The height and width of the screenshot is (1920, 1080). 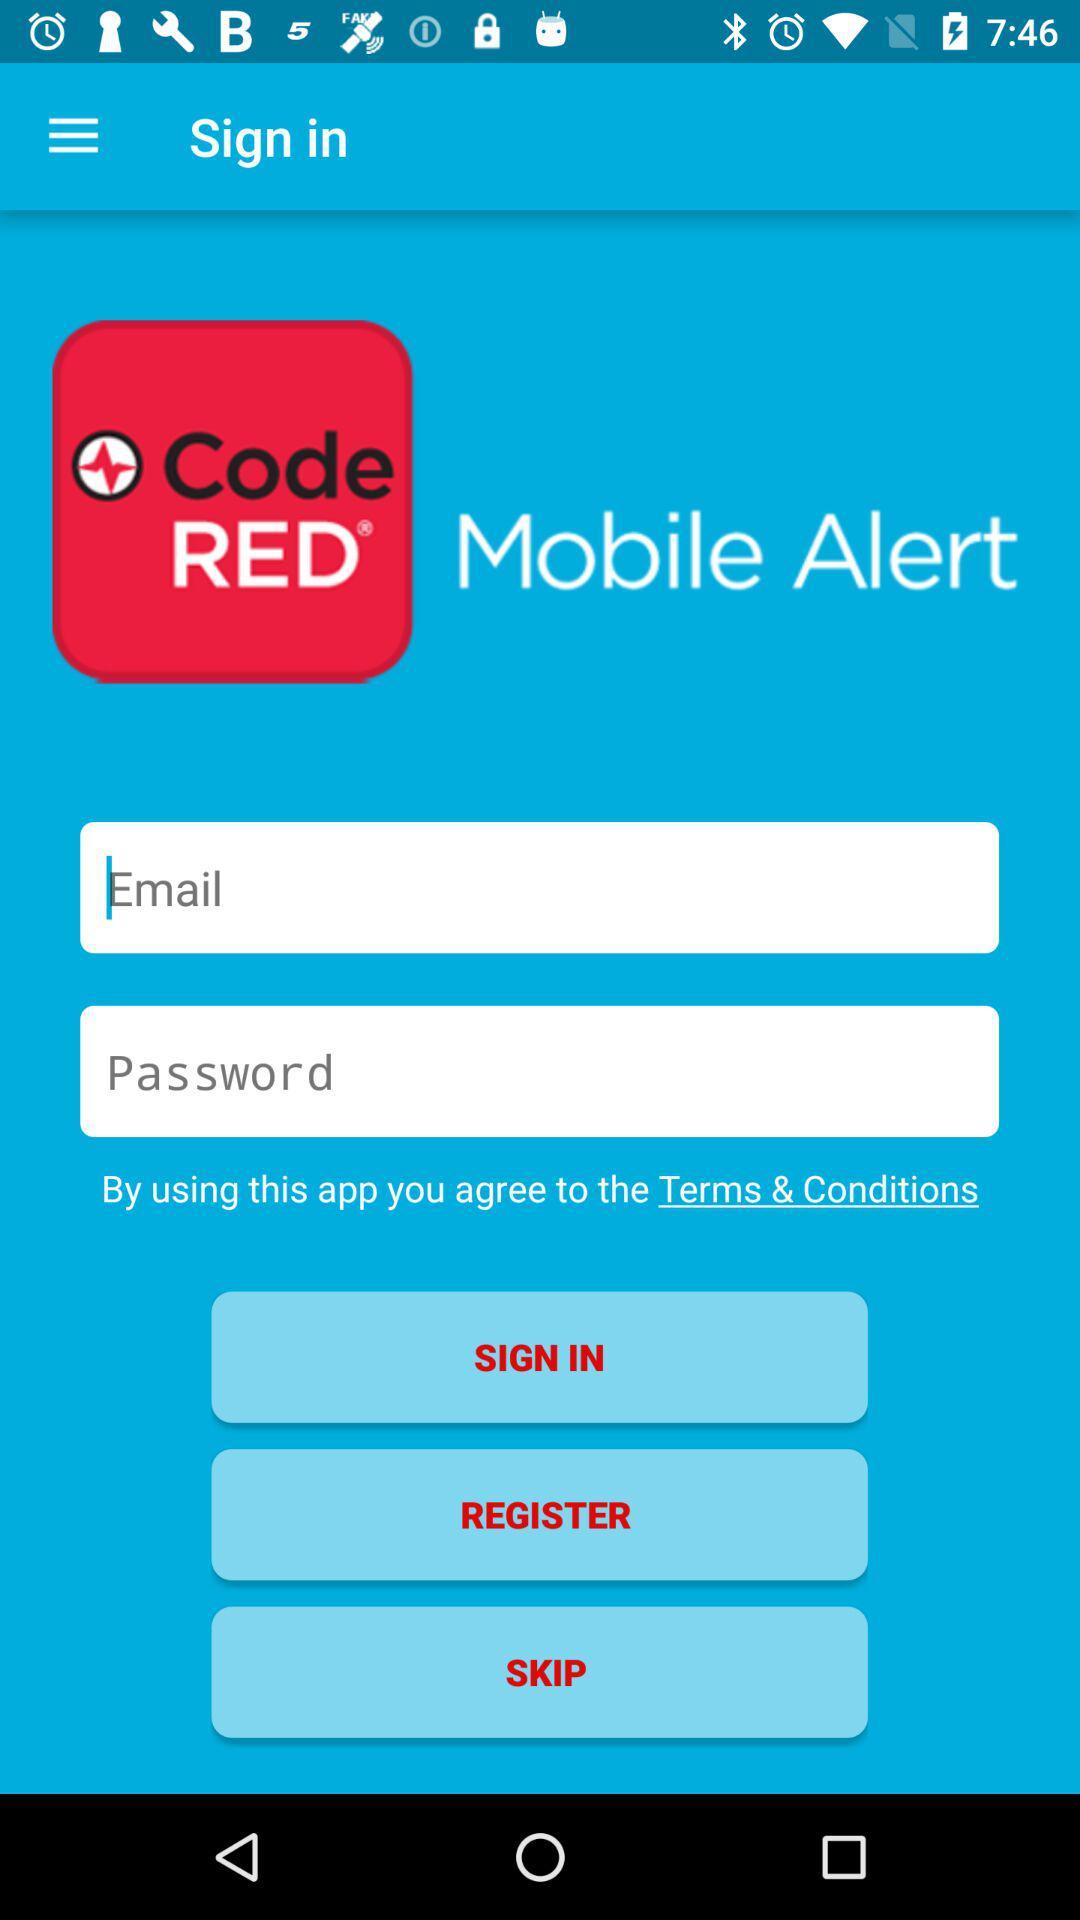 I want to click on the by using this item, so click(x=540, y=1188).